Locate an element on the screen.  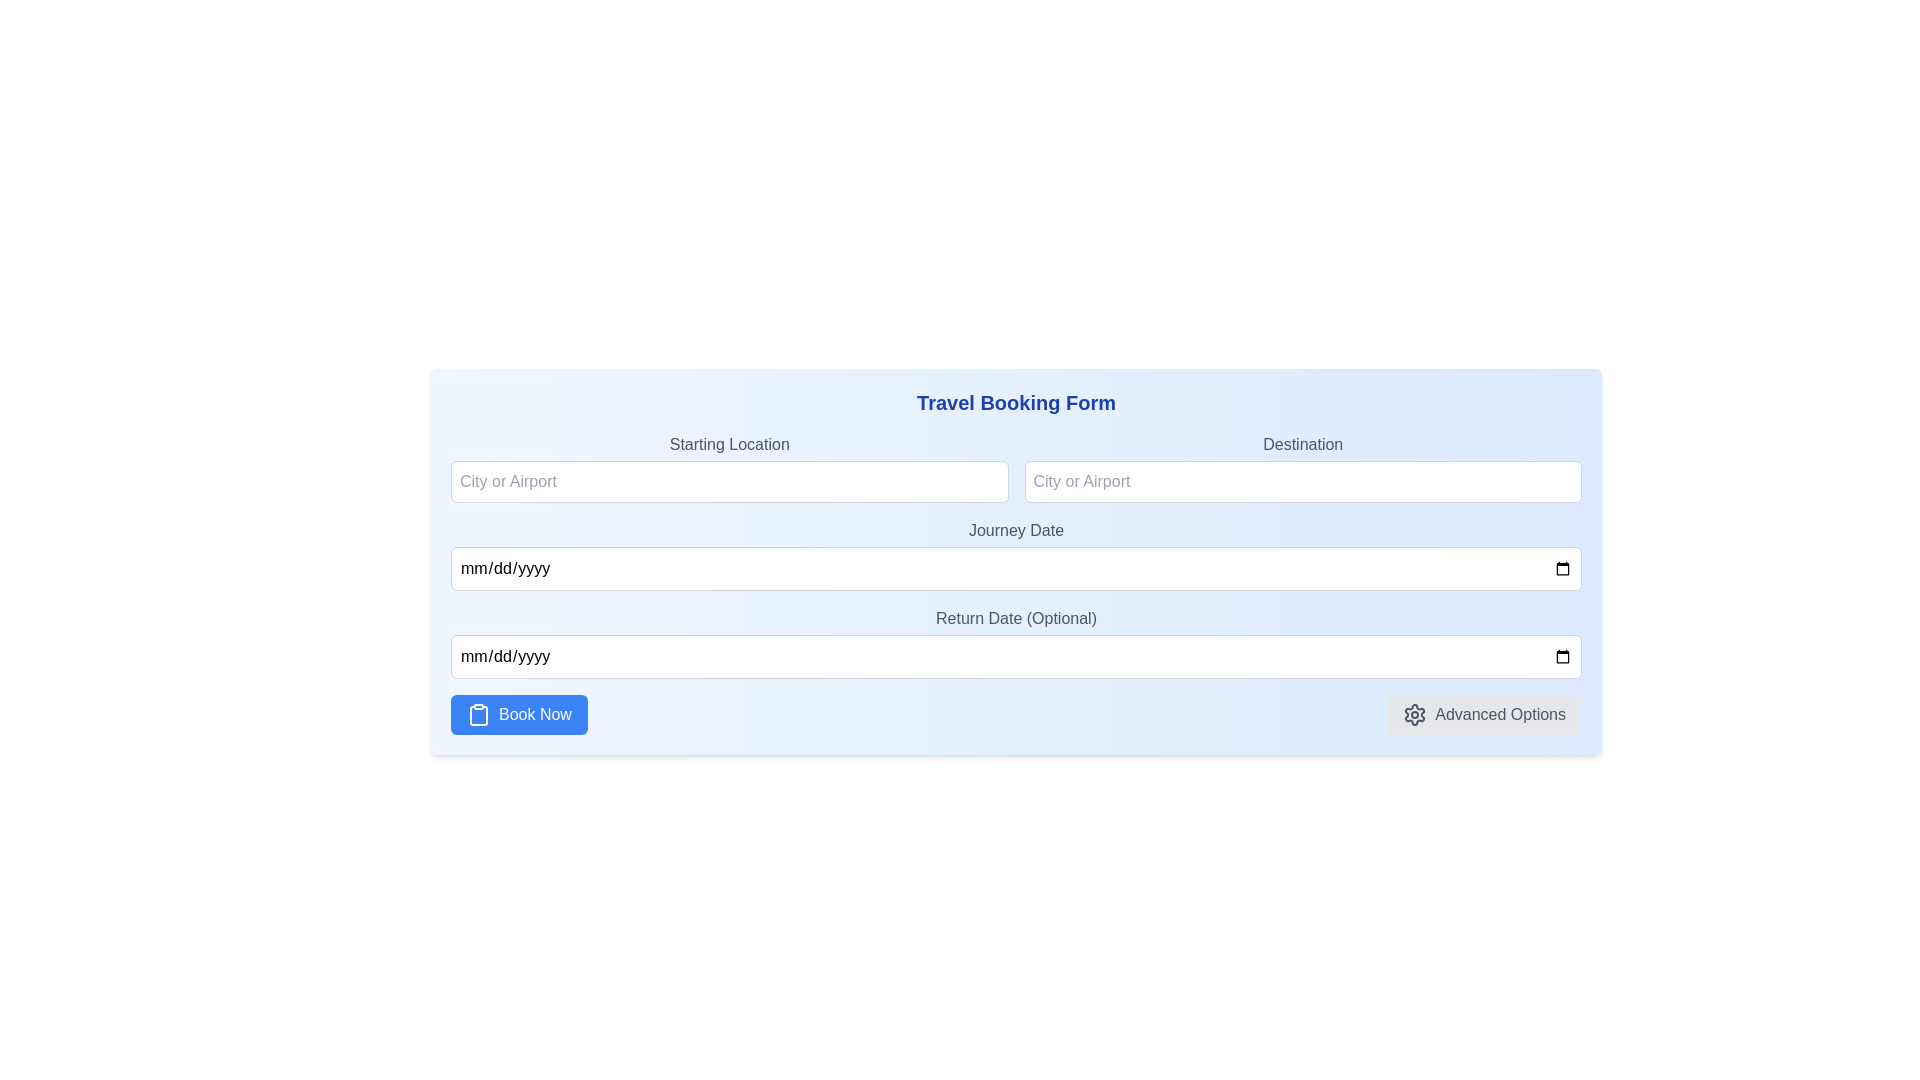
the input field labeled 'Destination', which is the second element in the list format, positioned above the input for 'Journey Date' and below the input for 'Starting Location' is located at coordinates (1303, 467).